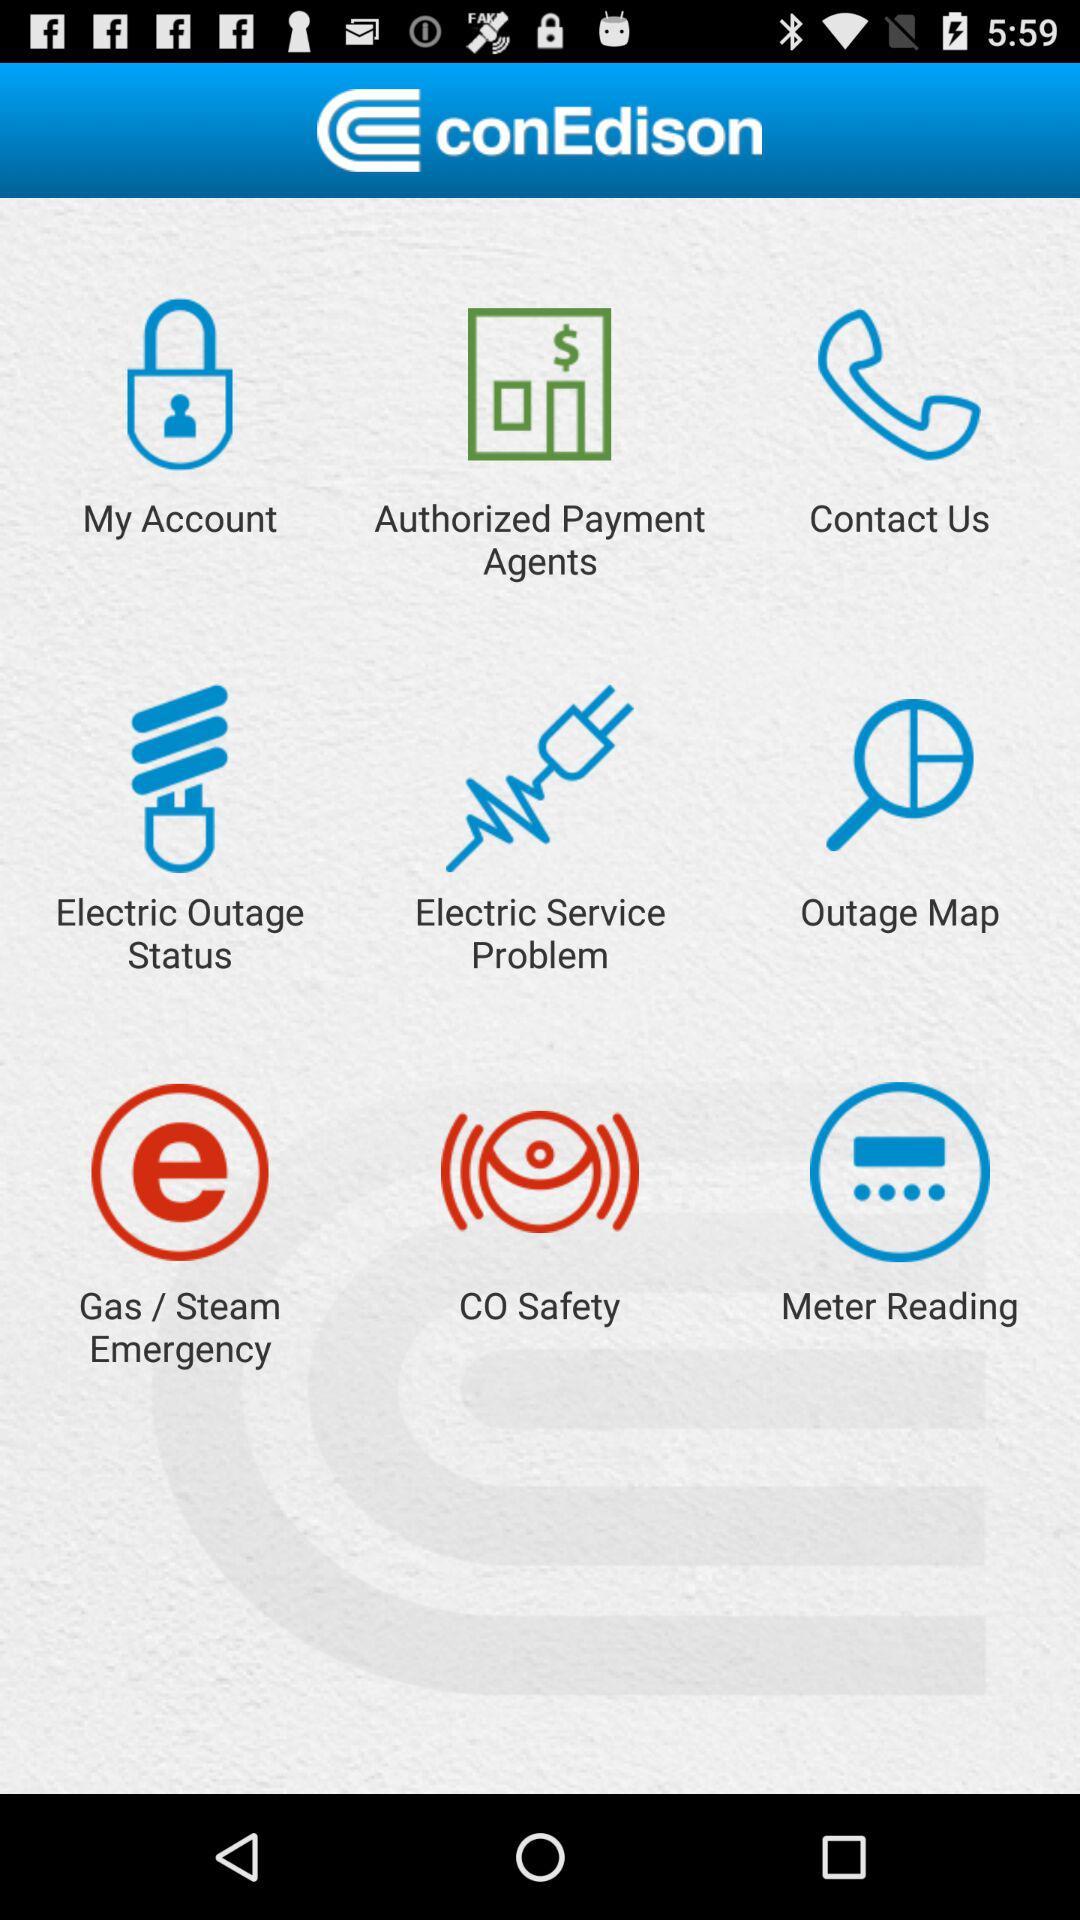 The width and height of the screenshot is (1080, 1920). Describe the element at coordinates (898, 1172) in the screenshot. I see `open meter reading page` at that location.